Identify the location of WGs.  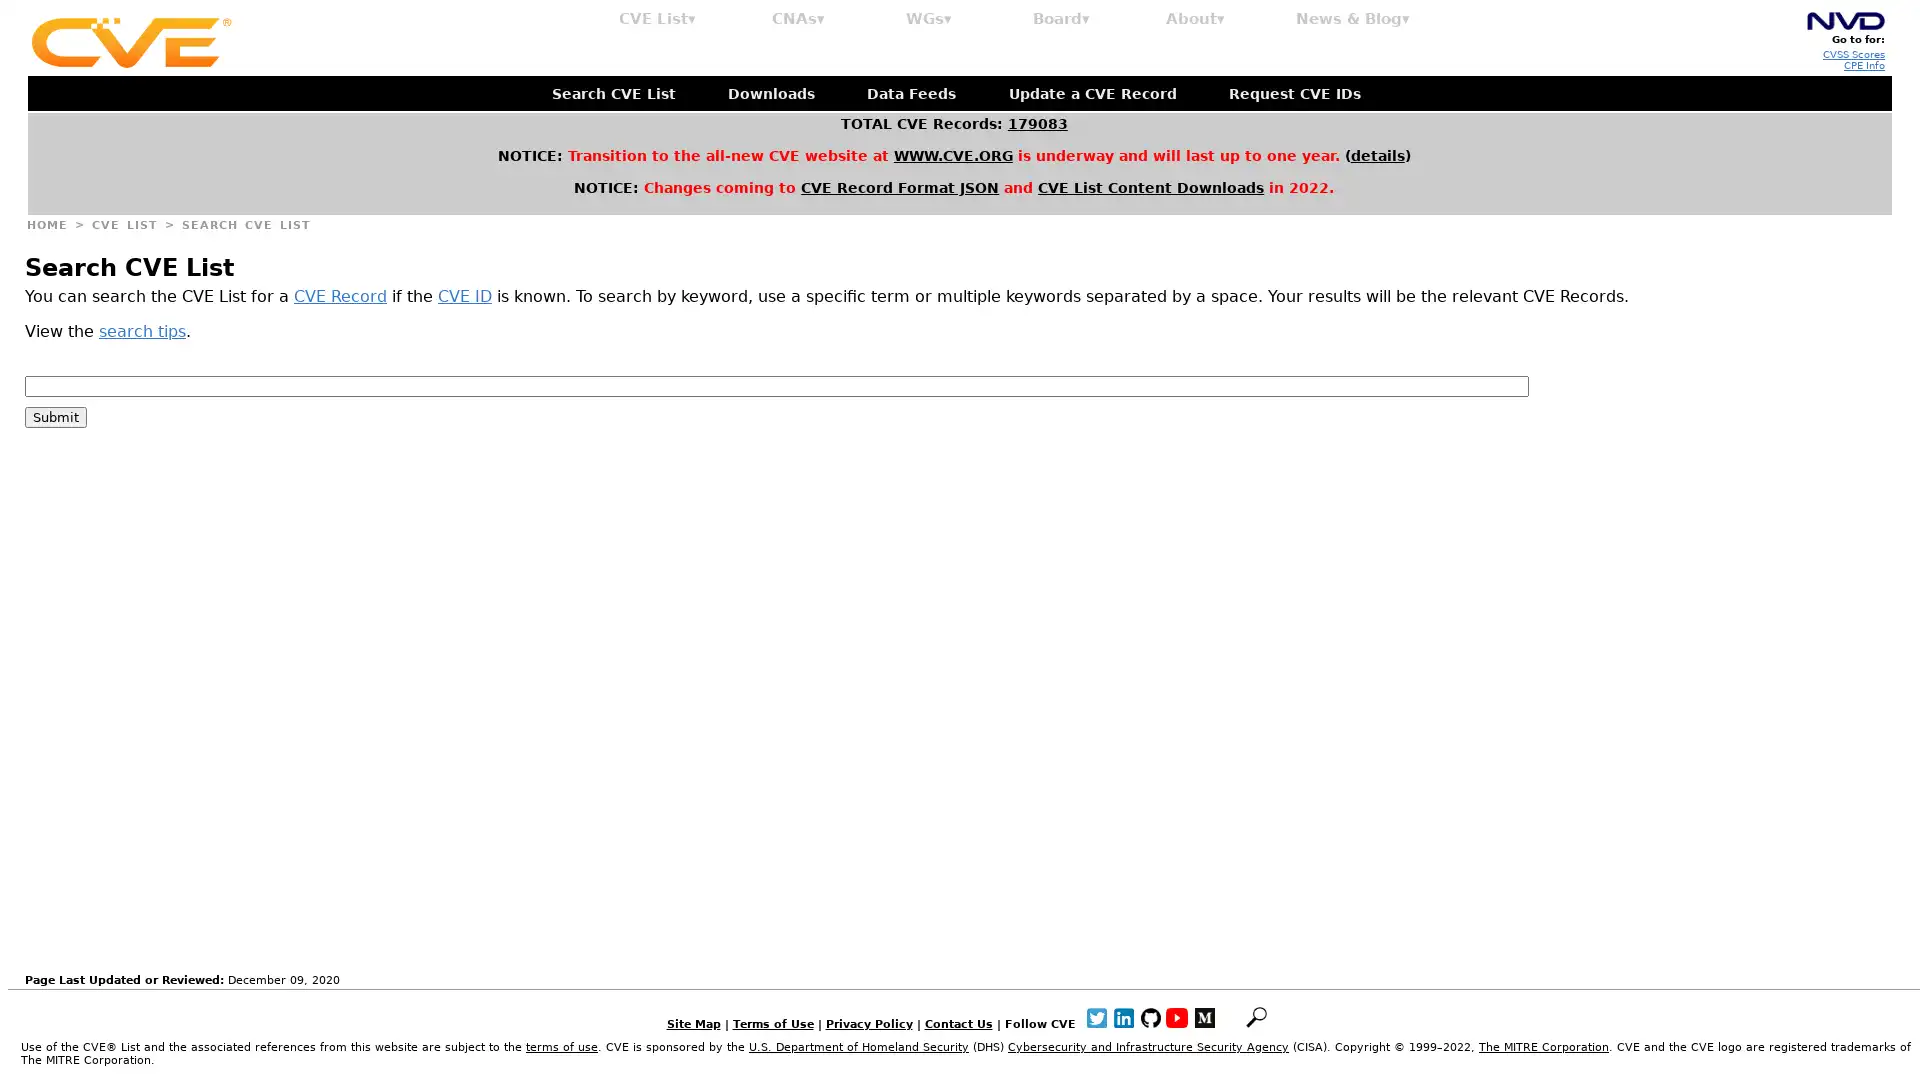
(928, 19).